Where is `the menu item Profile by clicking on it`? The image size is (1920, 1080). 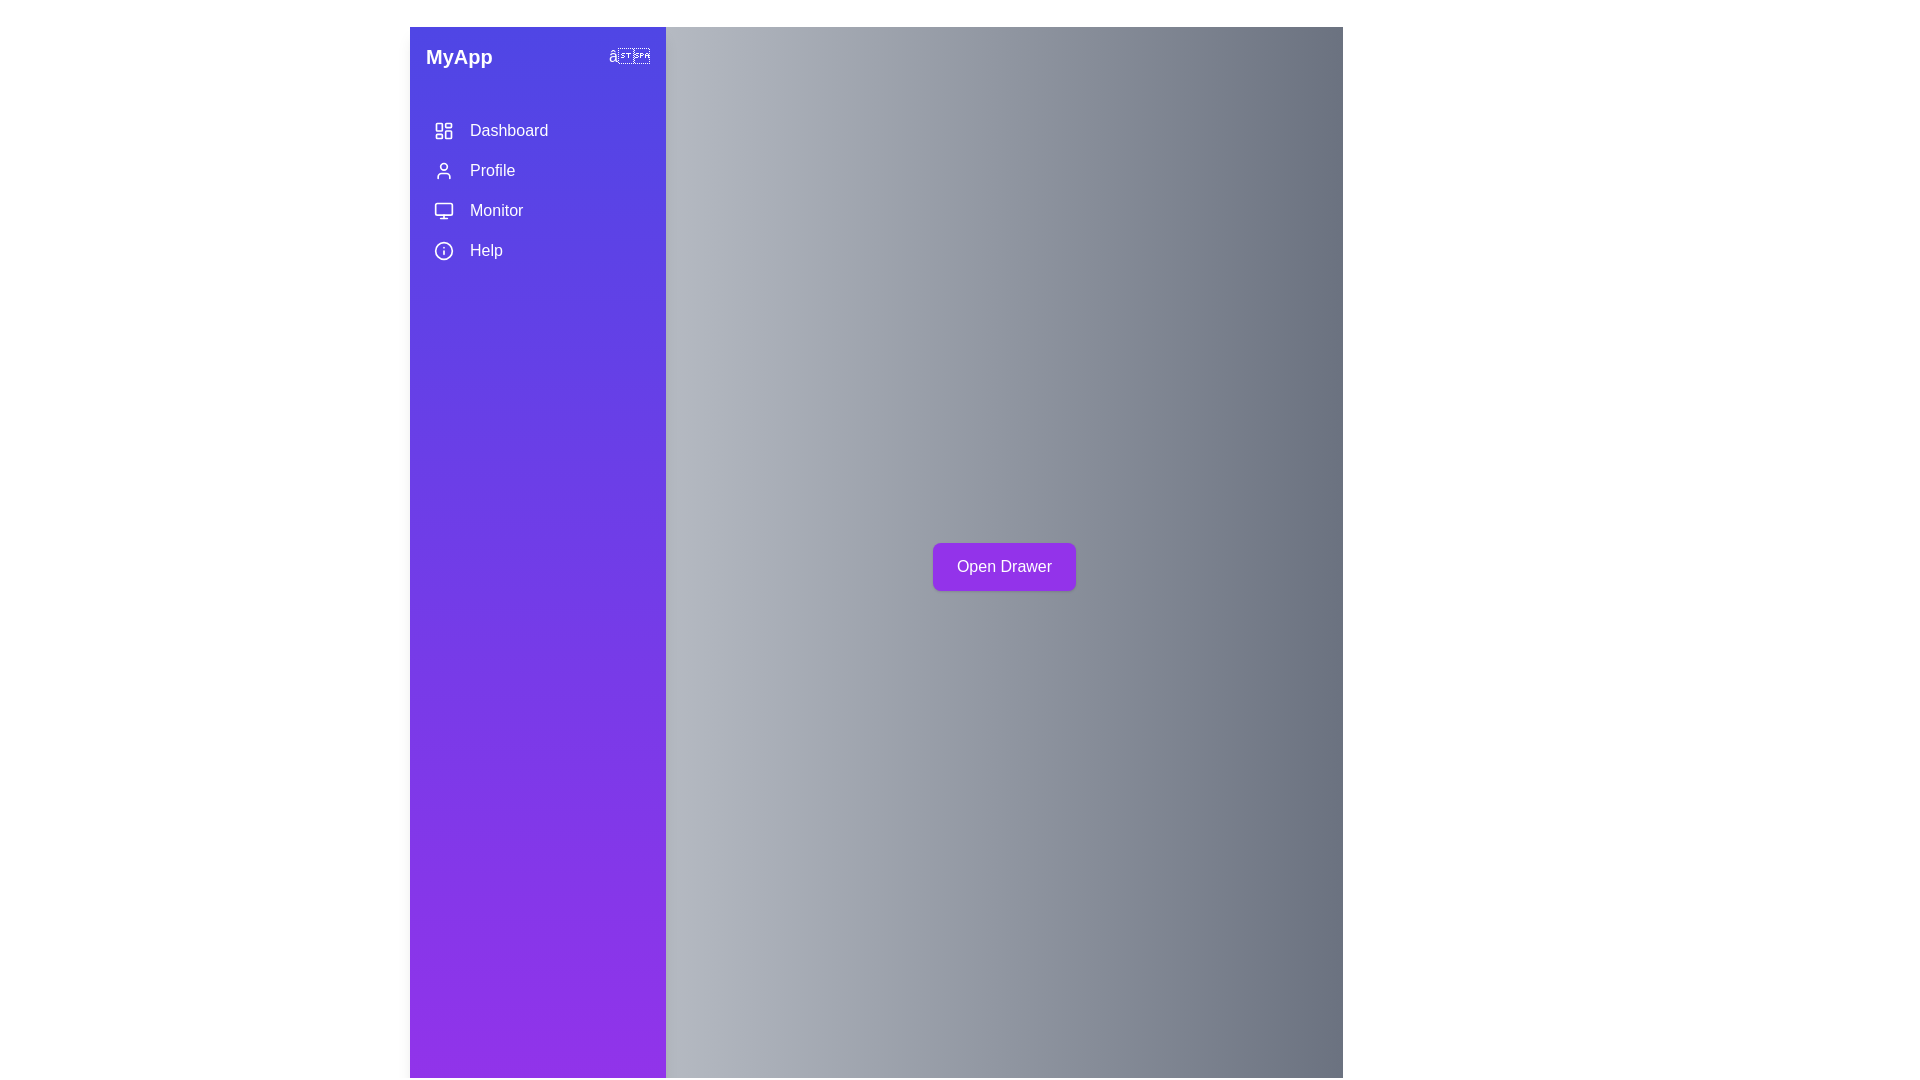 the menu item Profile by clicking on it is located at coordinates (537, 169).